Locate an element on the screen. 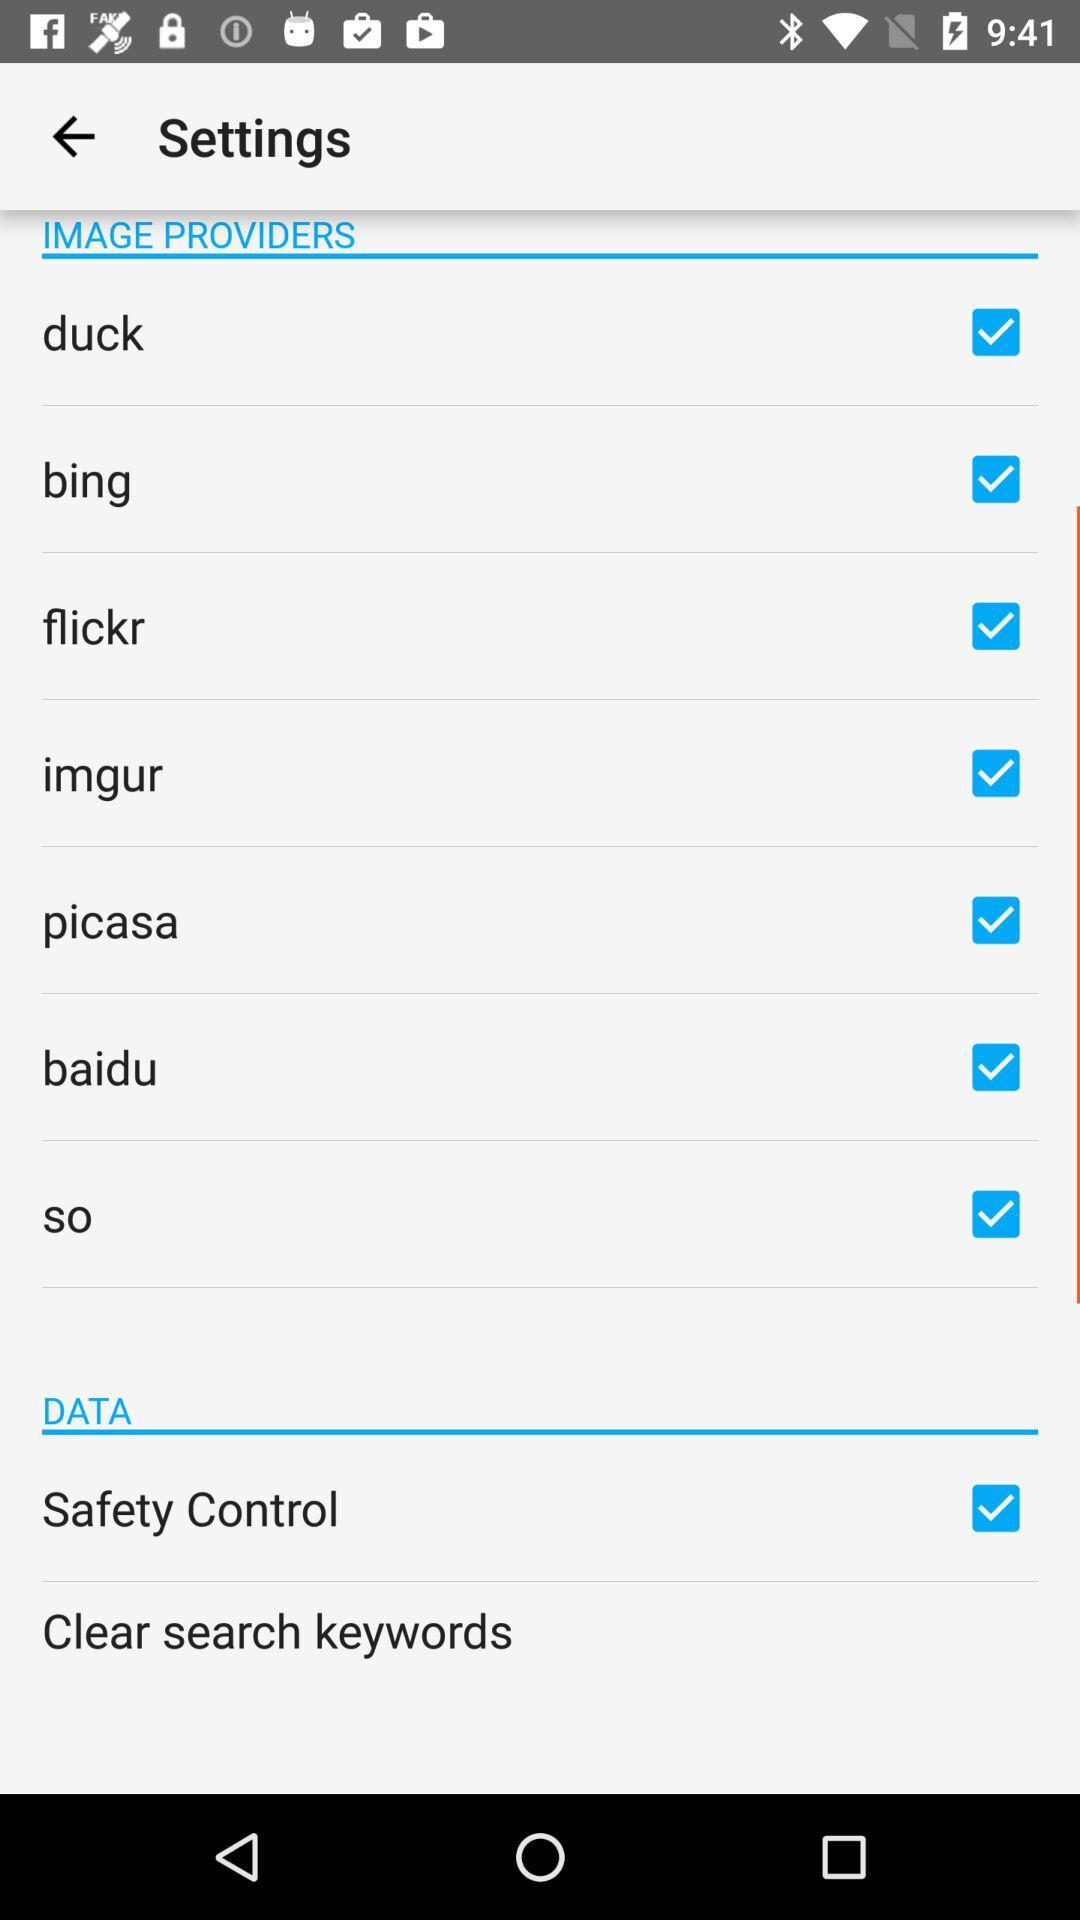 The width and height of the screenshot is (1080, 1920). or deselect an image provider is located at coordinates (995, 477).